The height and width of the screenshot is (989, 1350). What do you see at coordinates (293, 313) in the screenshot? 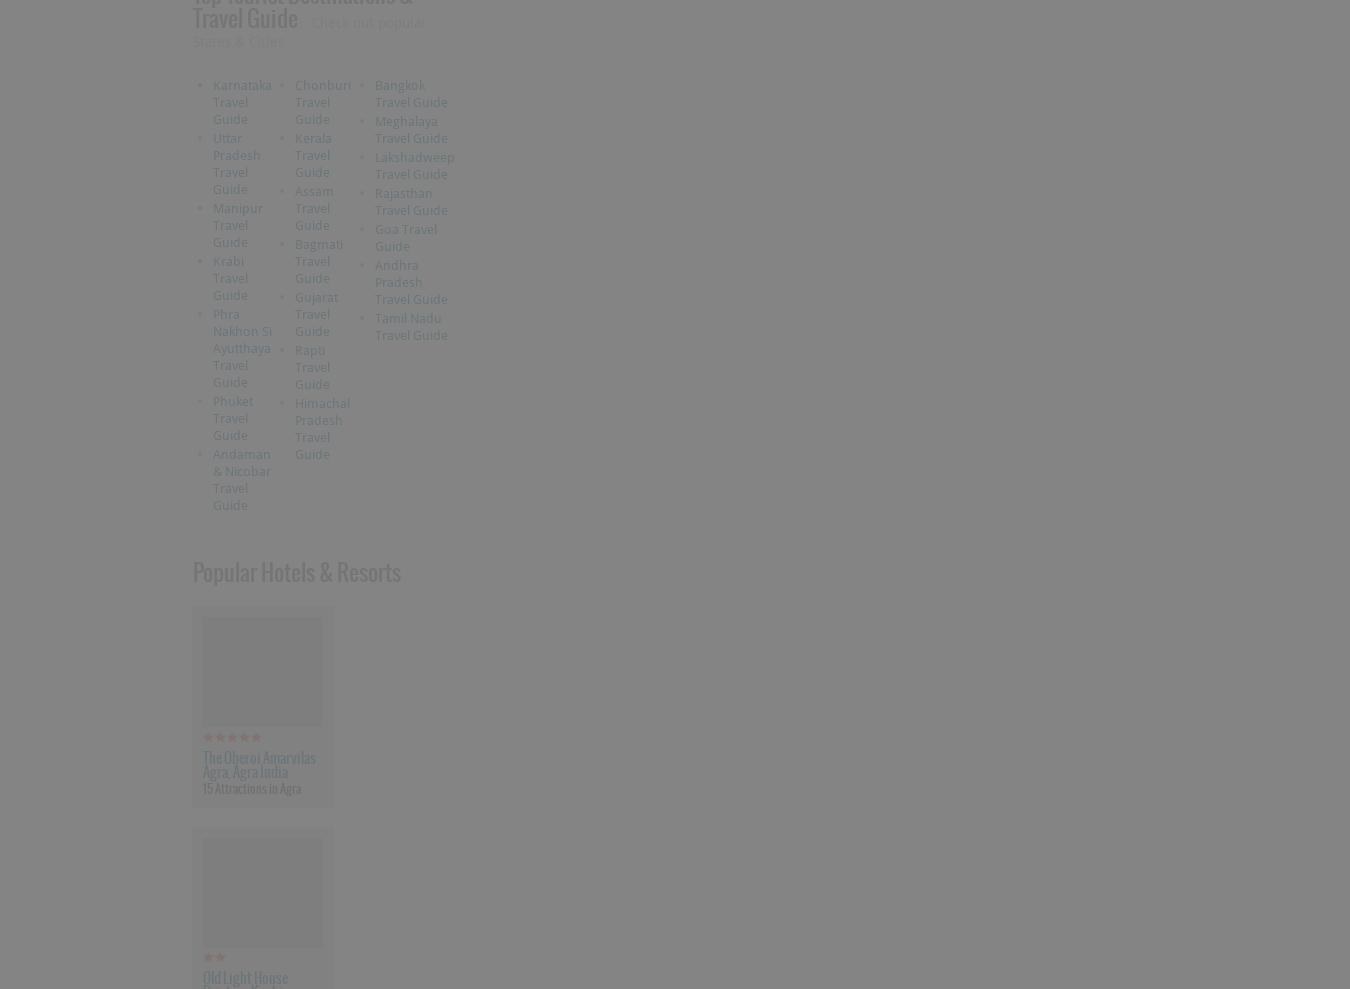
I see `'Gujarat Travel Guide'` at bounding box center [293, 313].